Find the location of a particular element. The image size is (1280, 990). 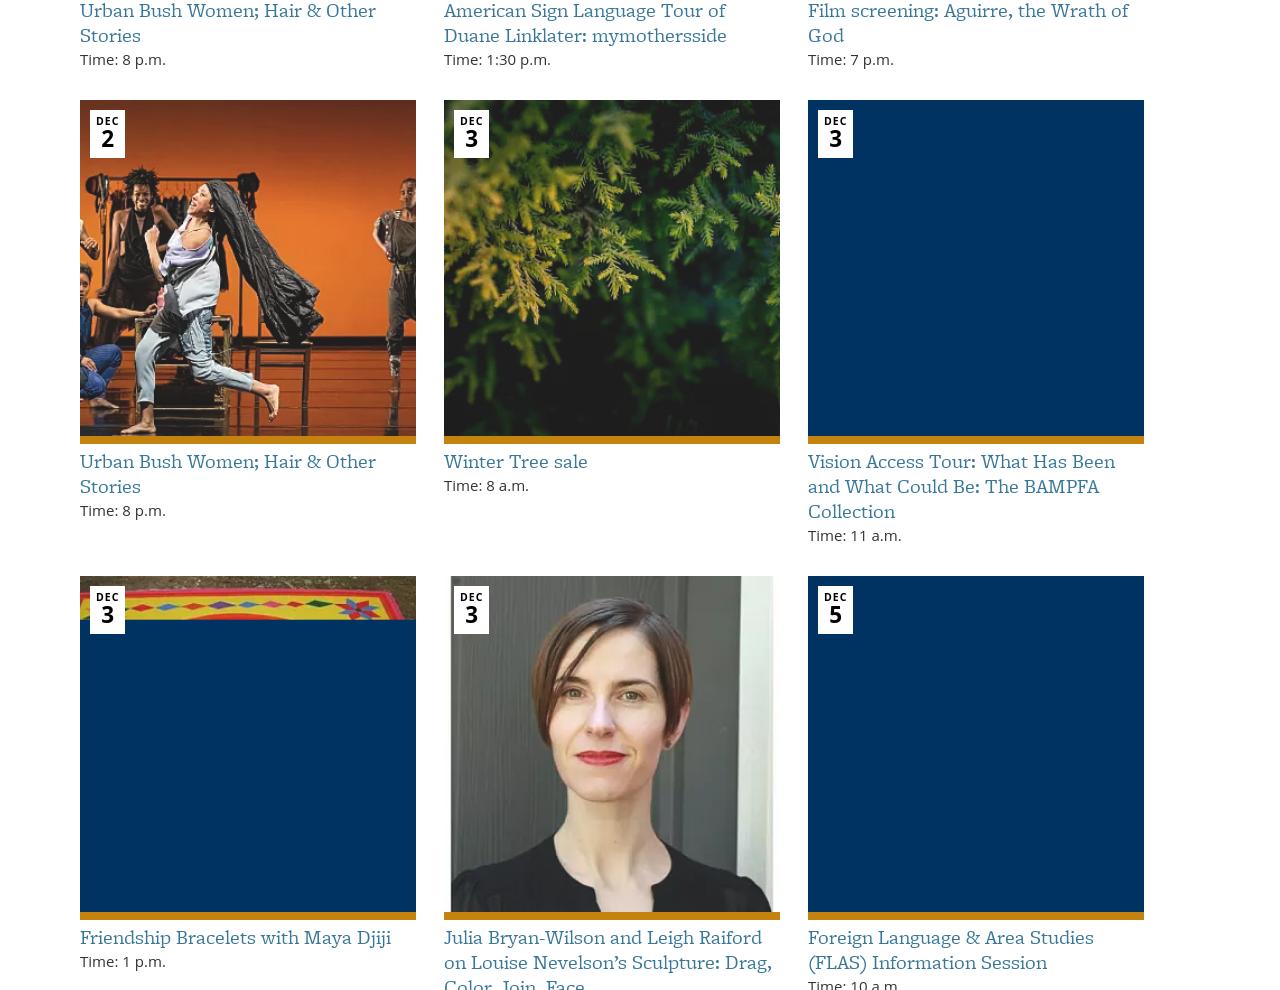

'Time: 7 p.m.' is located at coordinates (850, 58).